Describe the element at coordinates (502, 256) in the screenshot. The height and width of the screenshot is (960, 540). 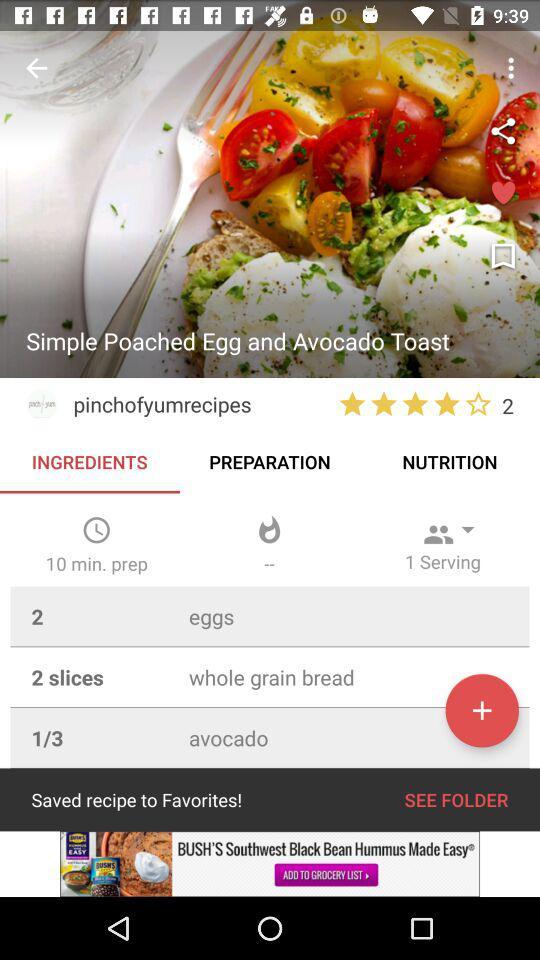
I see `the bookmark icon` at that location.